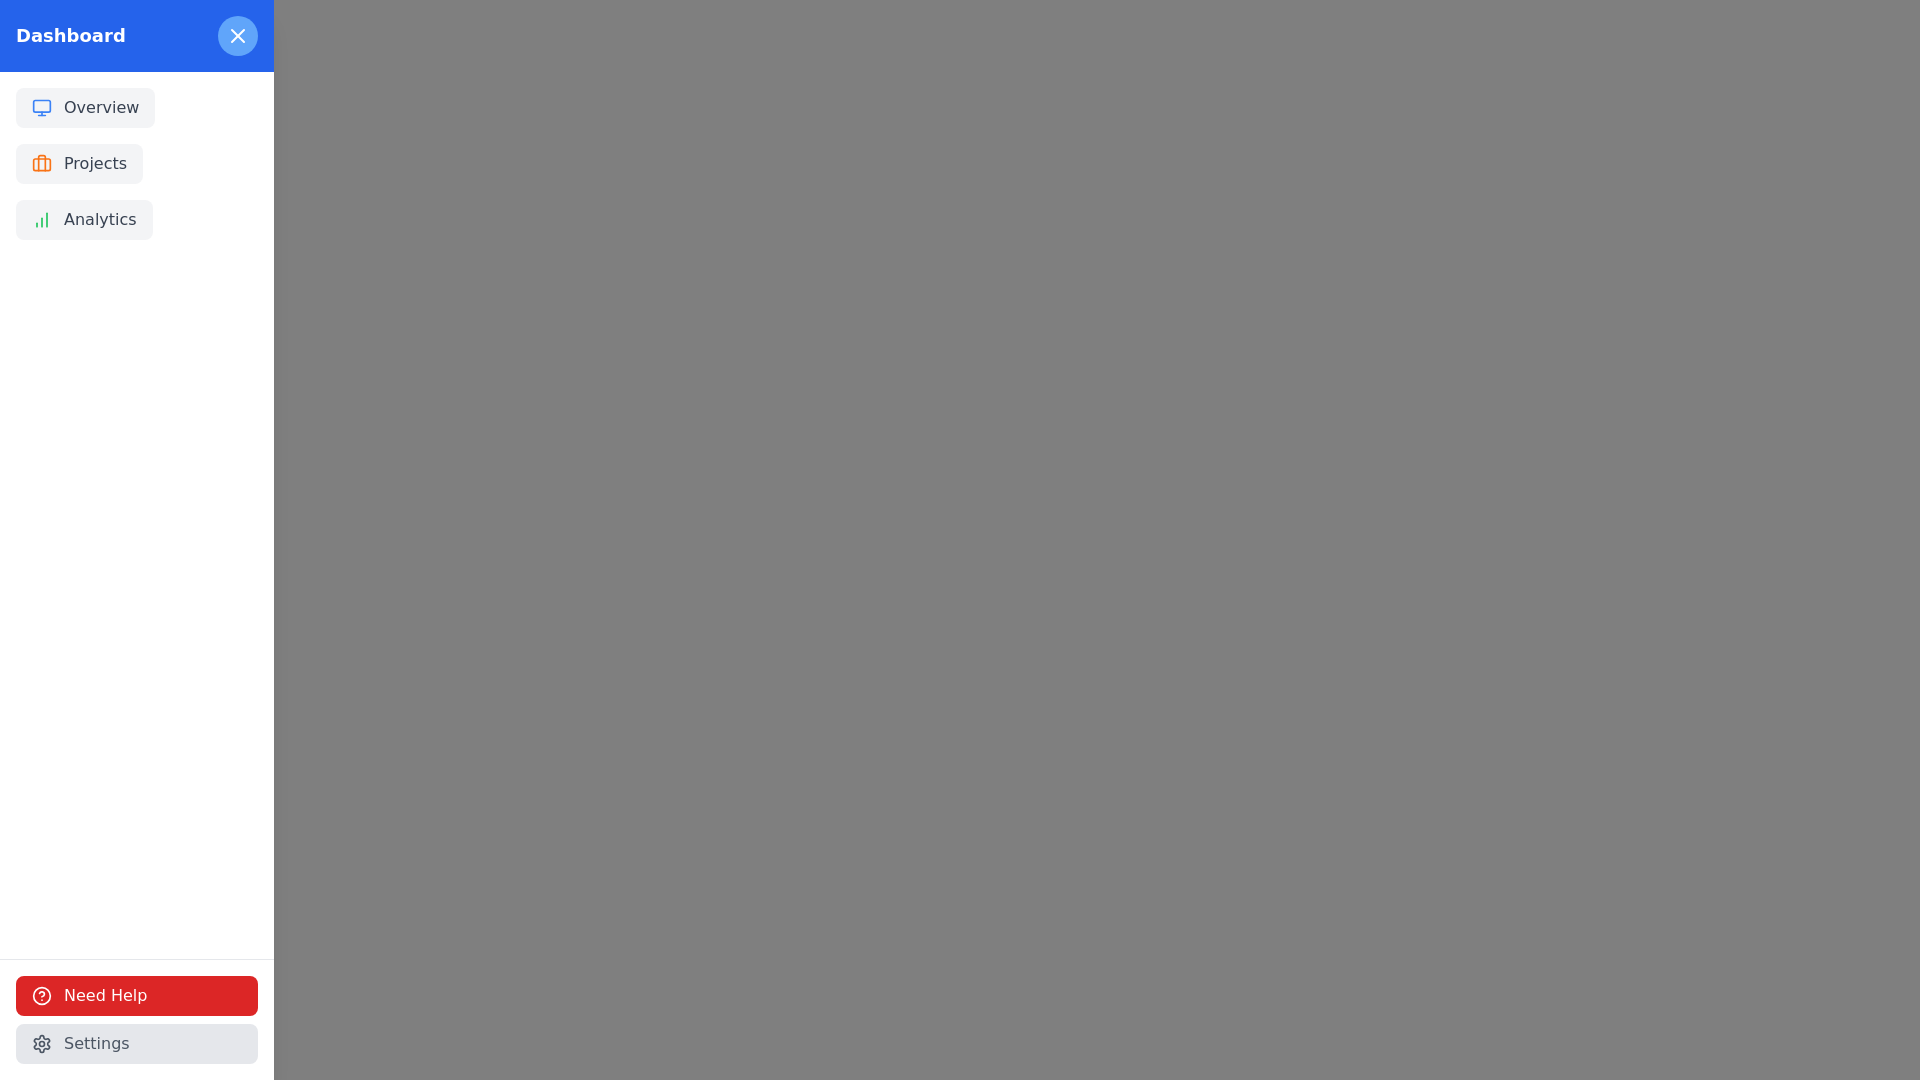 This screenshot has height=1080, width=1920. Describe the element at coordinates (79, 163) in the screenshot. I see `the 'Projects' button, which is the second button in a vertical list, located below the 'Overview' button and above the 'Analytics' button` at that location.